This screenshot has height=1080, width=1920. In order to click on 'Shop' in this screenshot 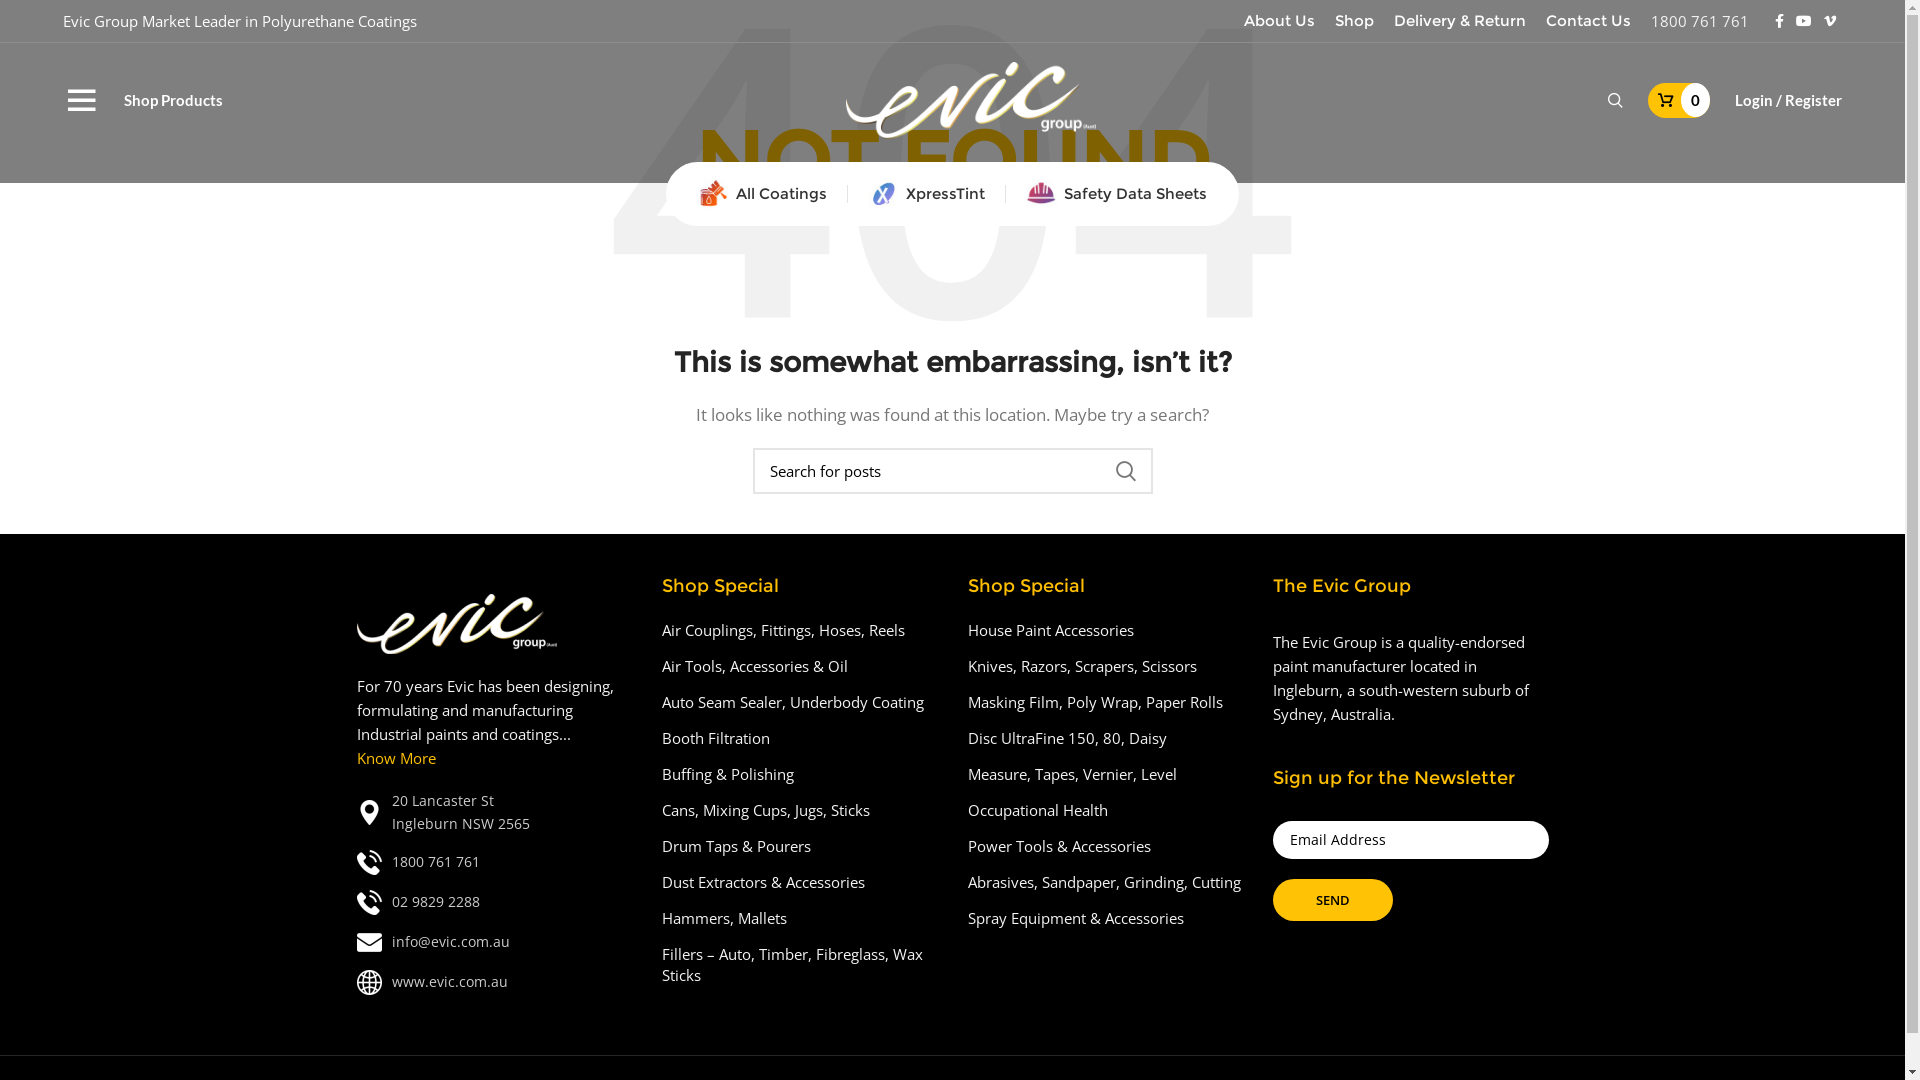, I will do `click(1354, 20)`.